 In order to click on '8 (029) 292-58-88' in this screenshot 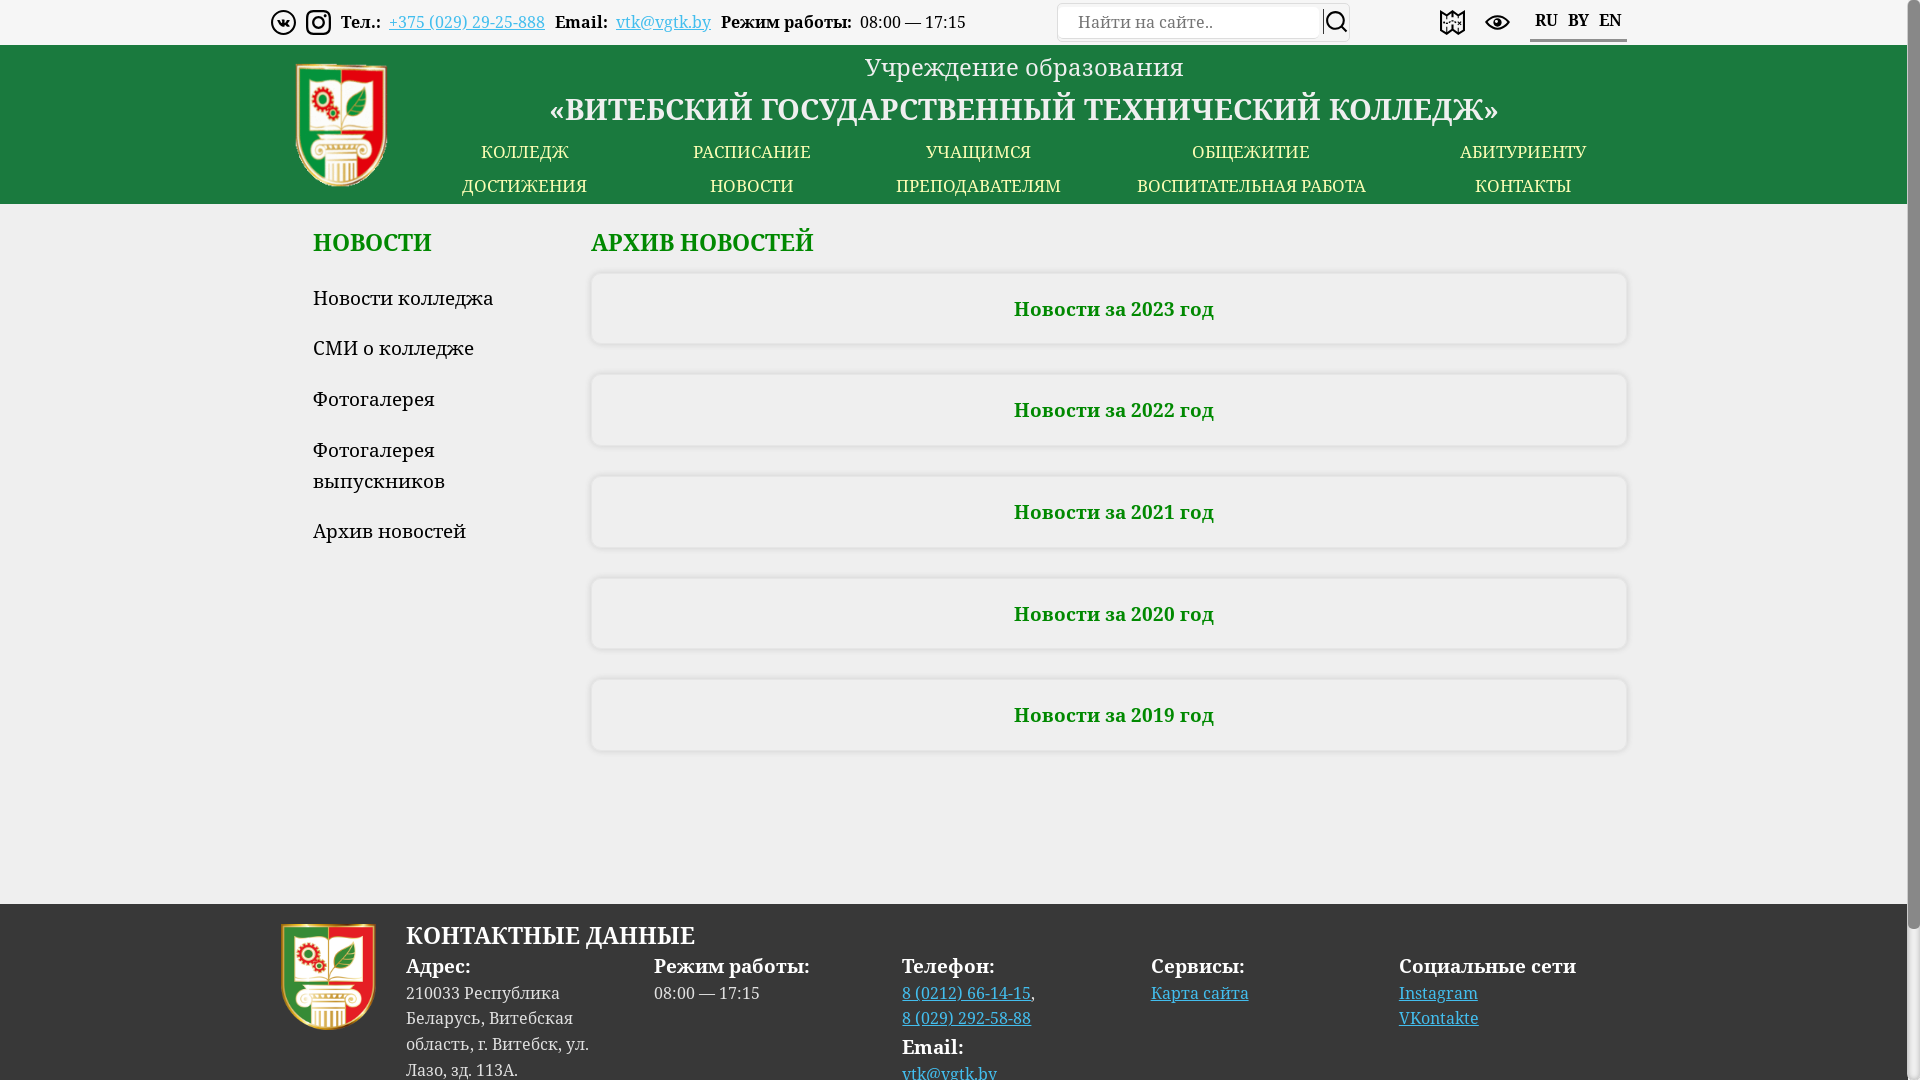, I will do `click(966, 1018)`.